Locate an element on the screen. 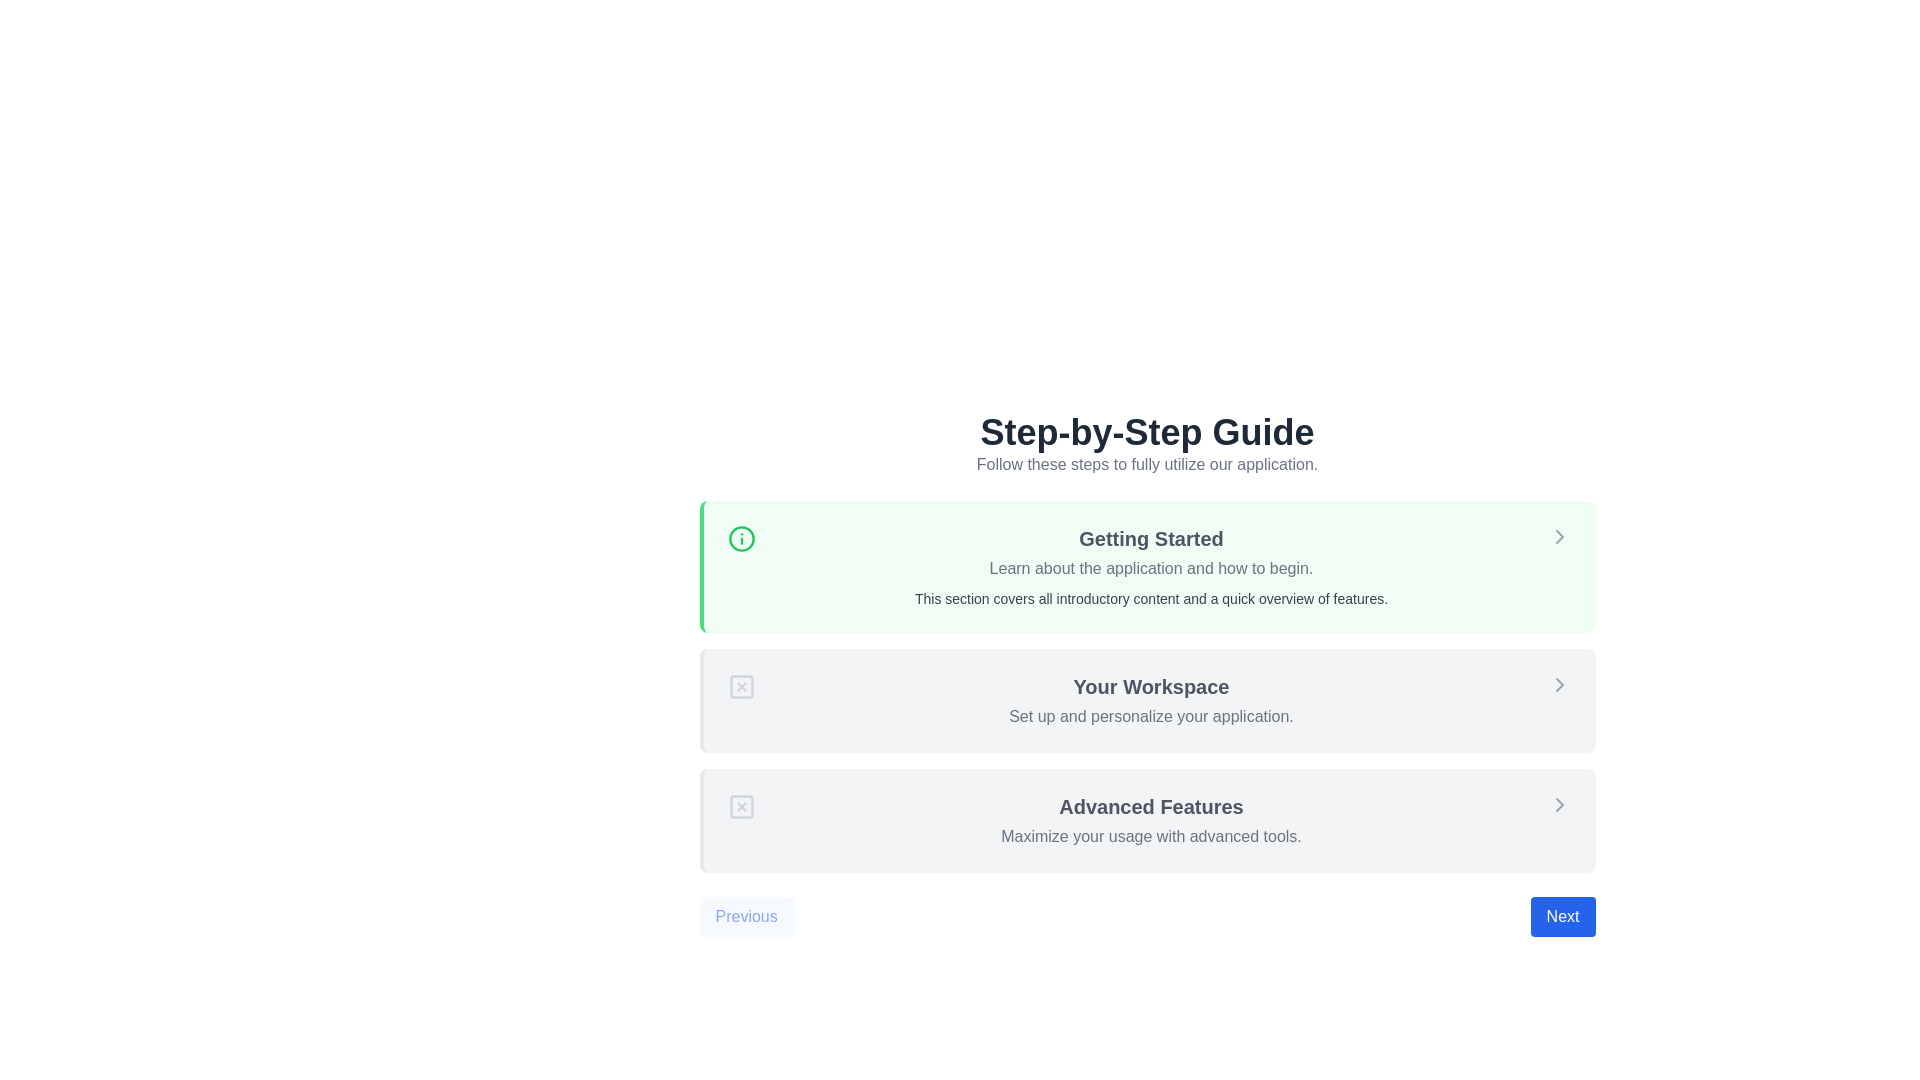 The height and width of the screenshot is (1080, 1920). text label titled 'Advanced Features' that provides information about this section, which is located in the third section of a vertically stacked list of items is located at coordinates (1151, 821).